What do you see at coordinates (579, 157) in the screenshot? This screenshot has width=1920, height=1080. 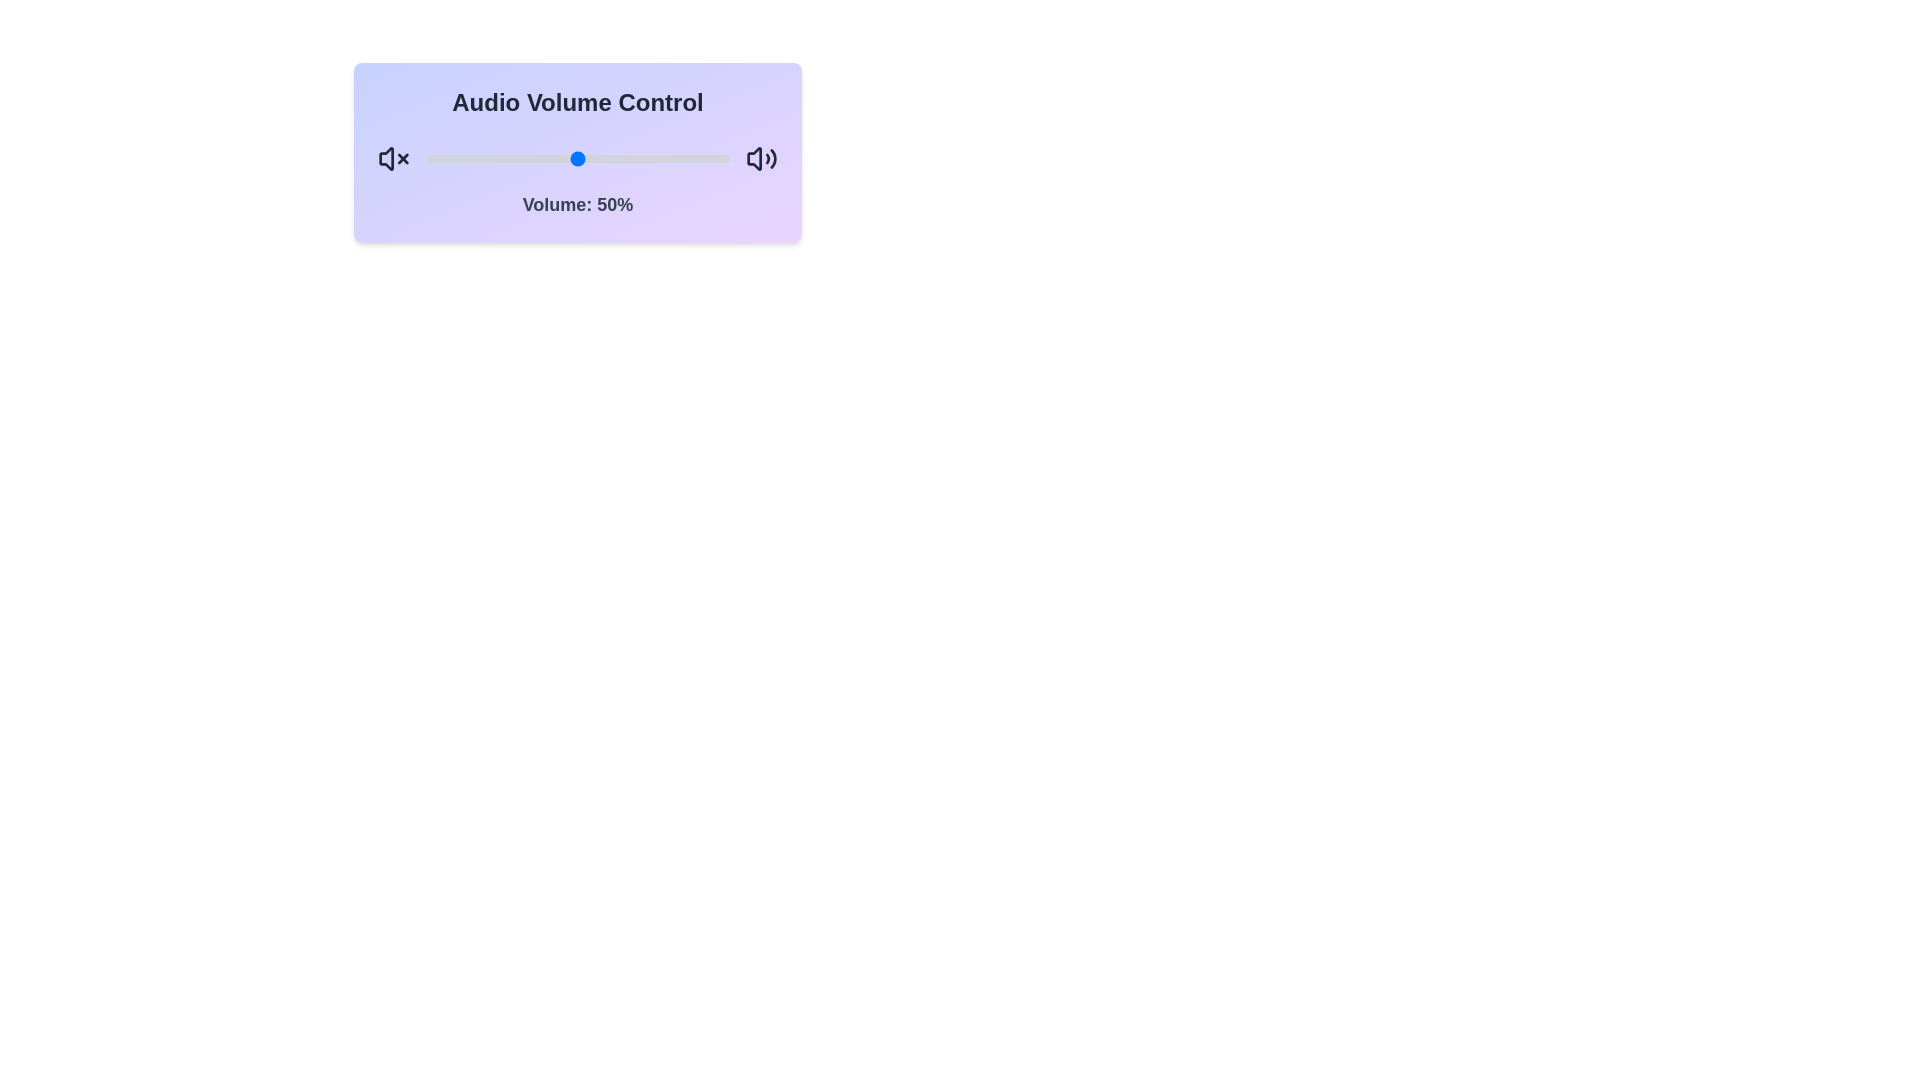 I see `the volume slider to set the volume to 51%` at bounding box center [579, 157].